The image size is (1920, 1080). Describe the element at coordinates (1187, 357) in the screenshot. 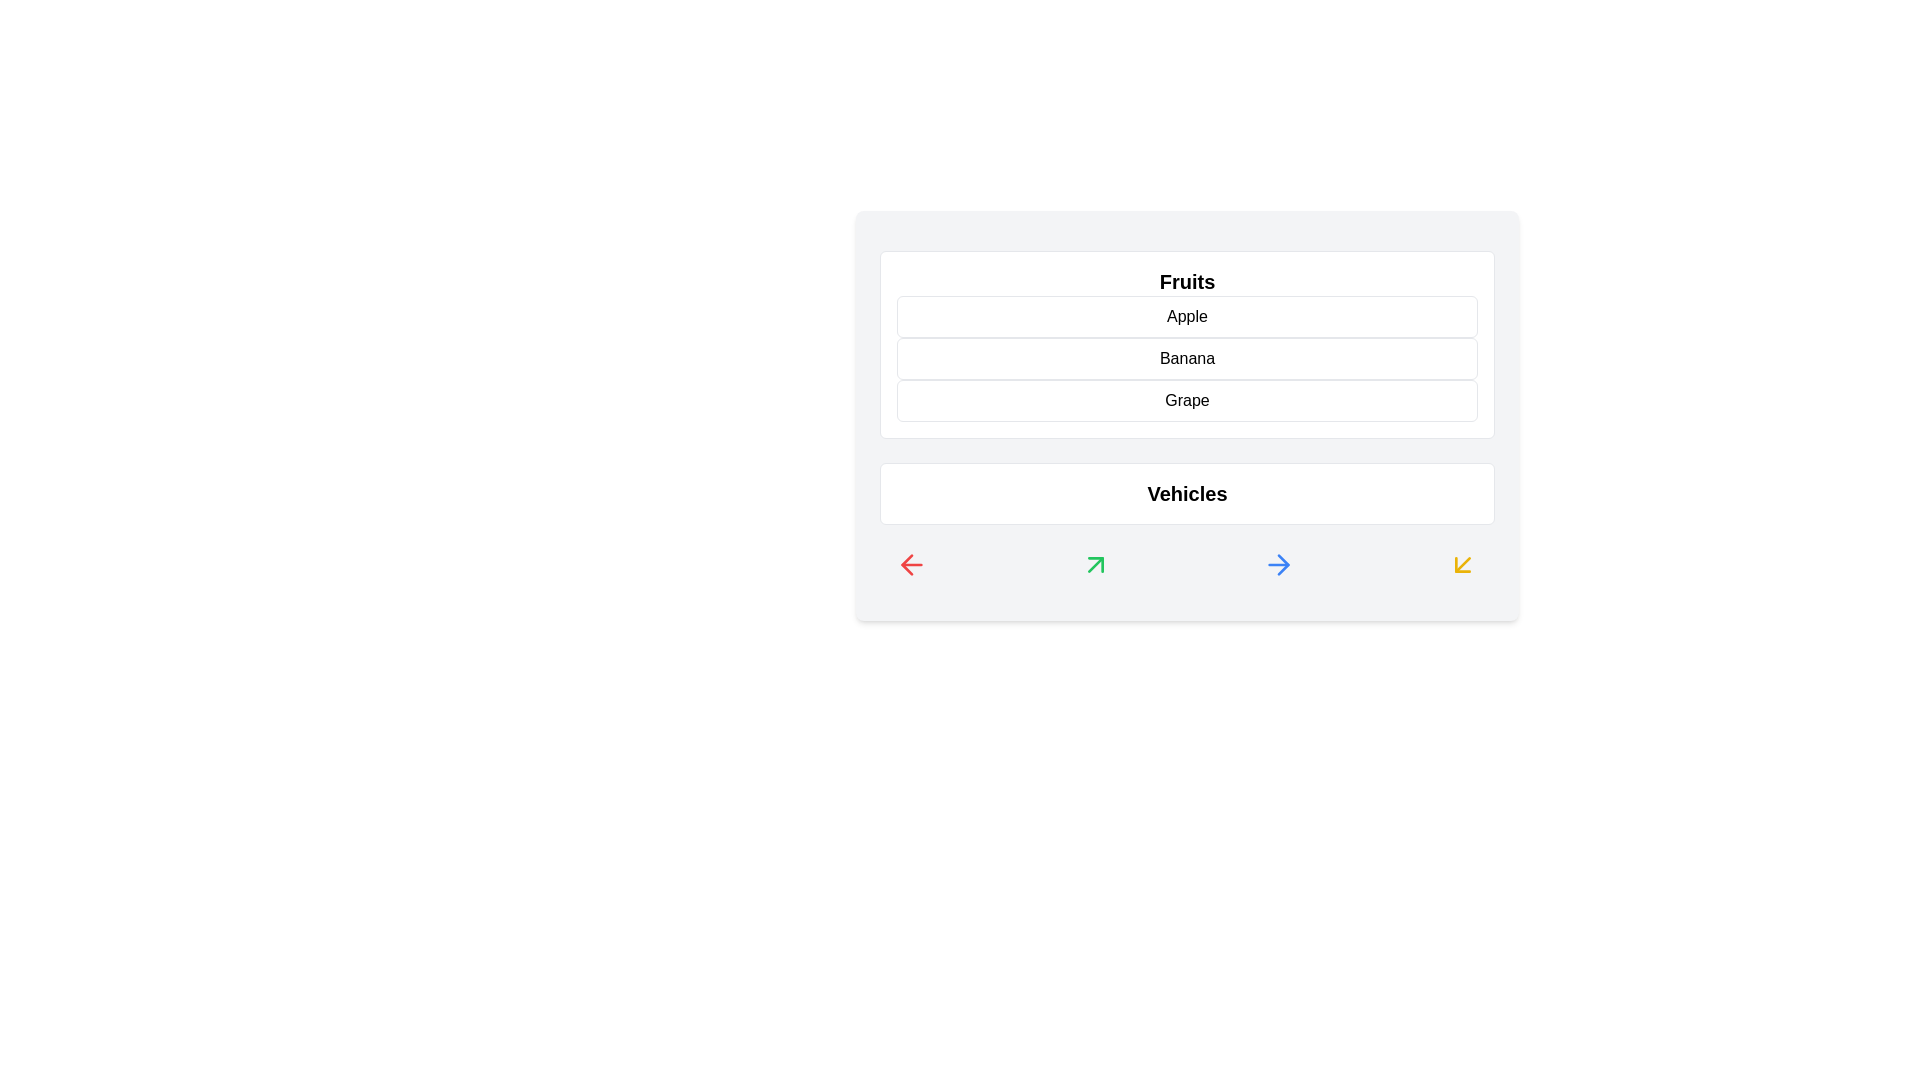

I see `the item Banana in the list to highlight it` at that location.